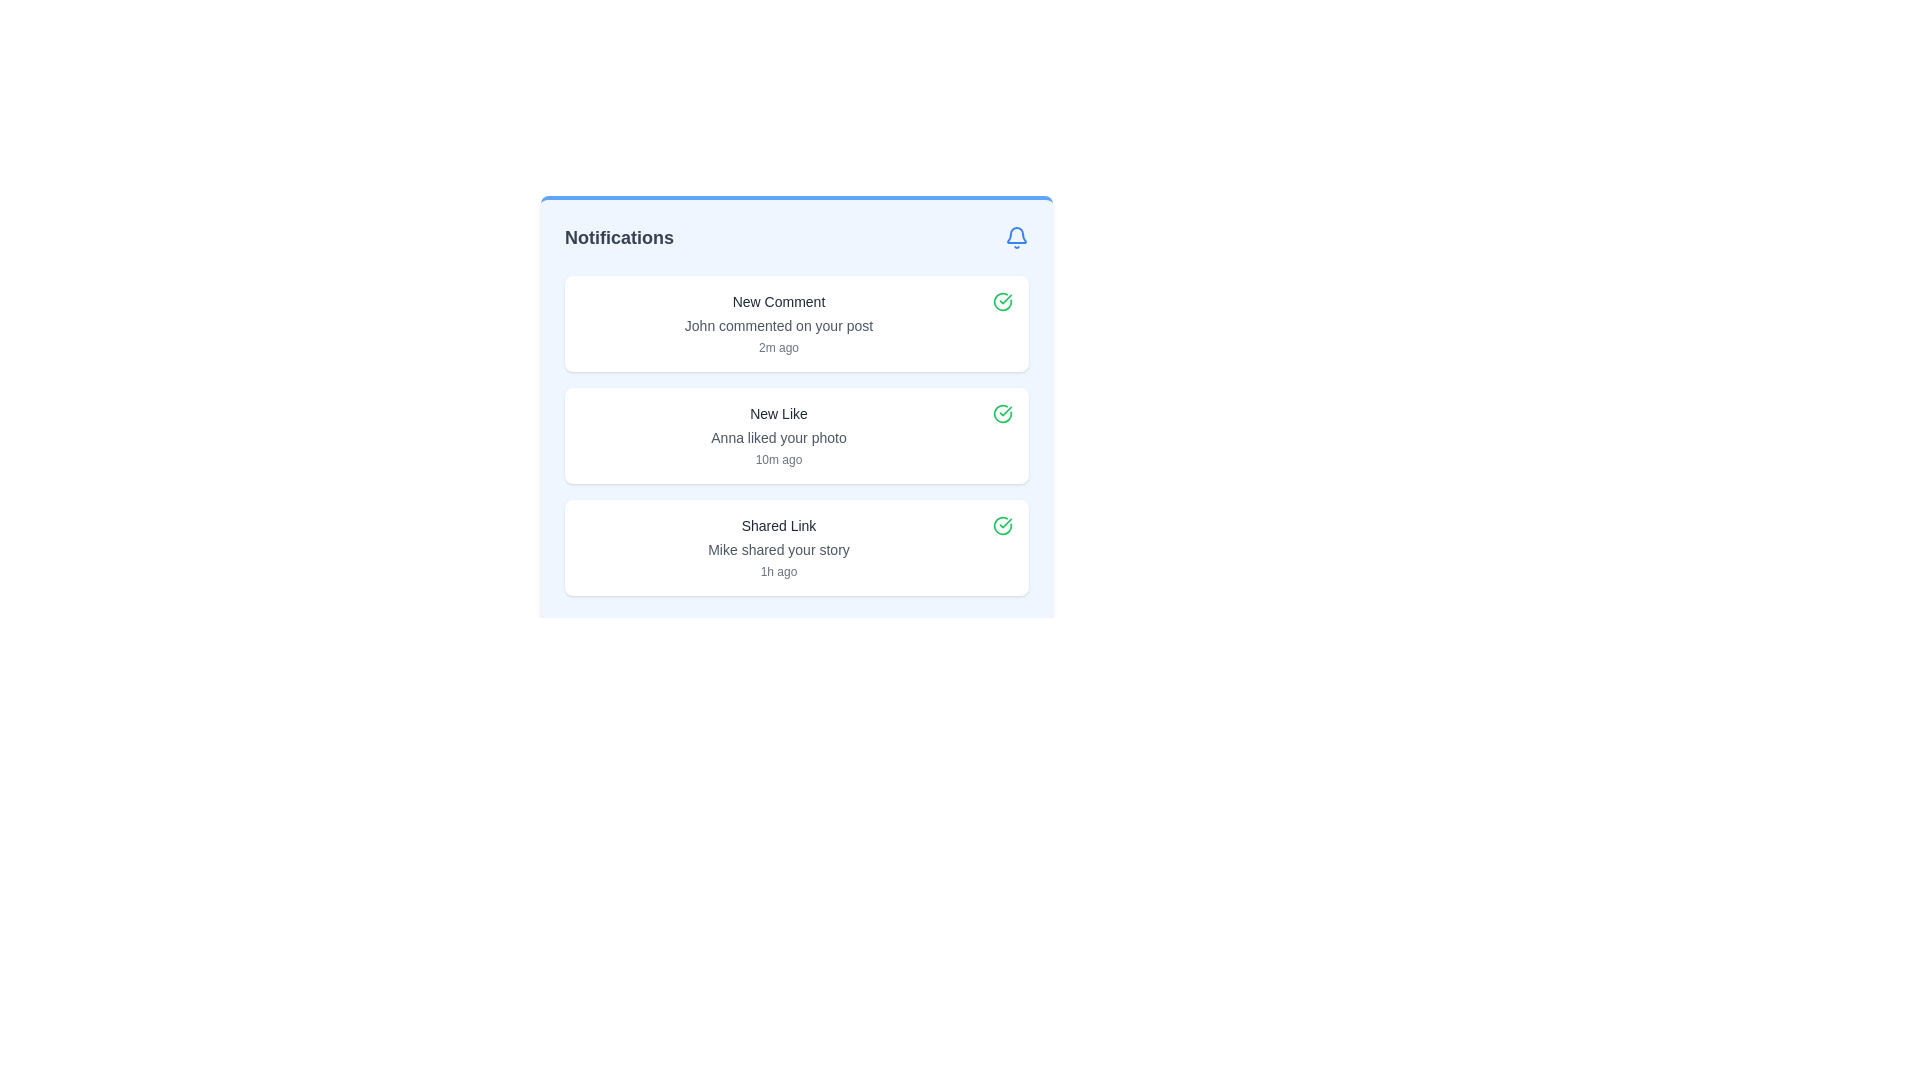  What do you see at coordinates (777, 346) in the screenshot?
I see `the timestamp text label located at the bottom of the 'New Comment' notification card, which indicates how long ago the notification occurred` at bounding box center [777, 346].